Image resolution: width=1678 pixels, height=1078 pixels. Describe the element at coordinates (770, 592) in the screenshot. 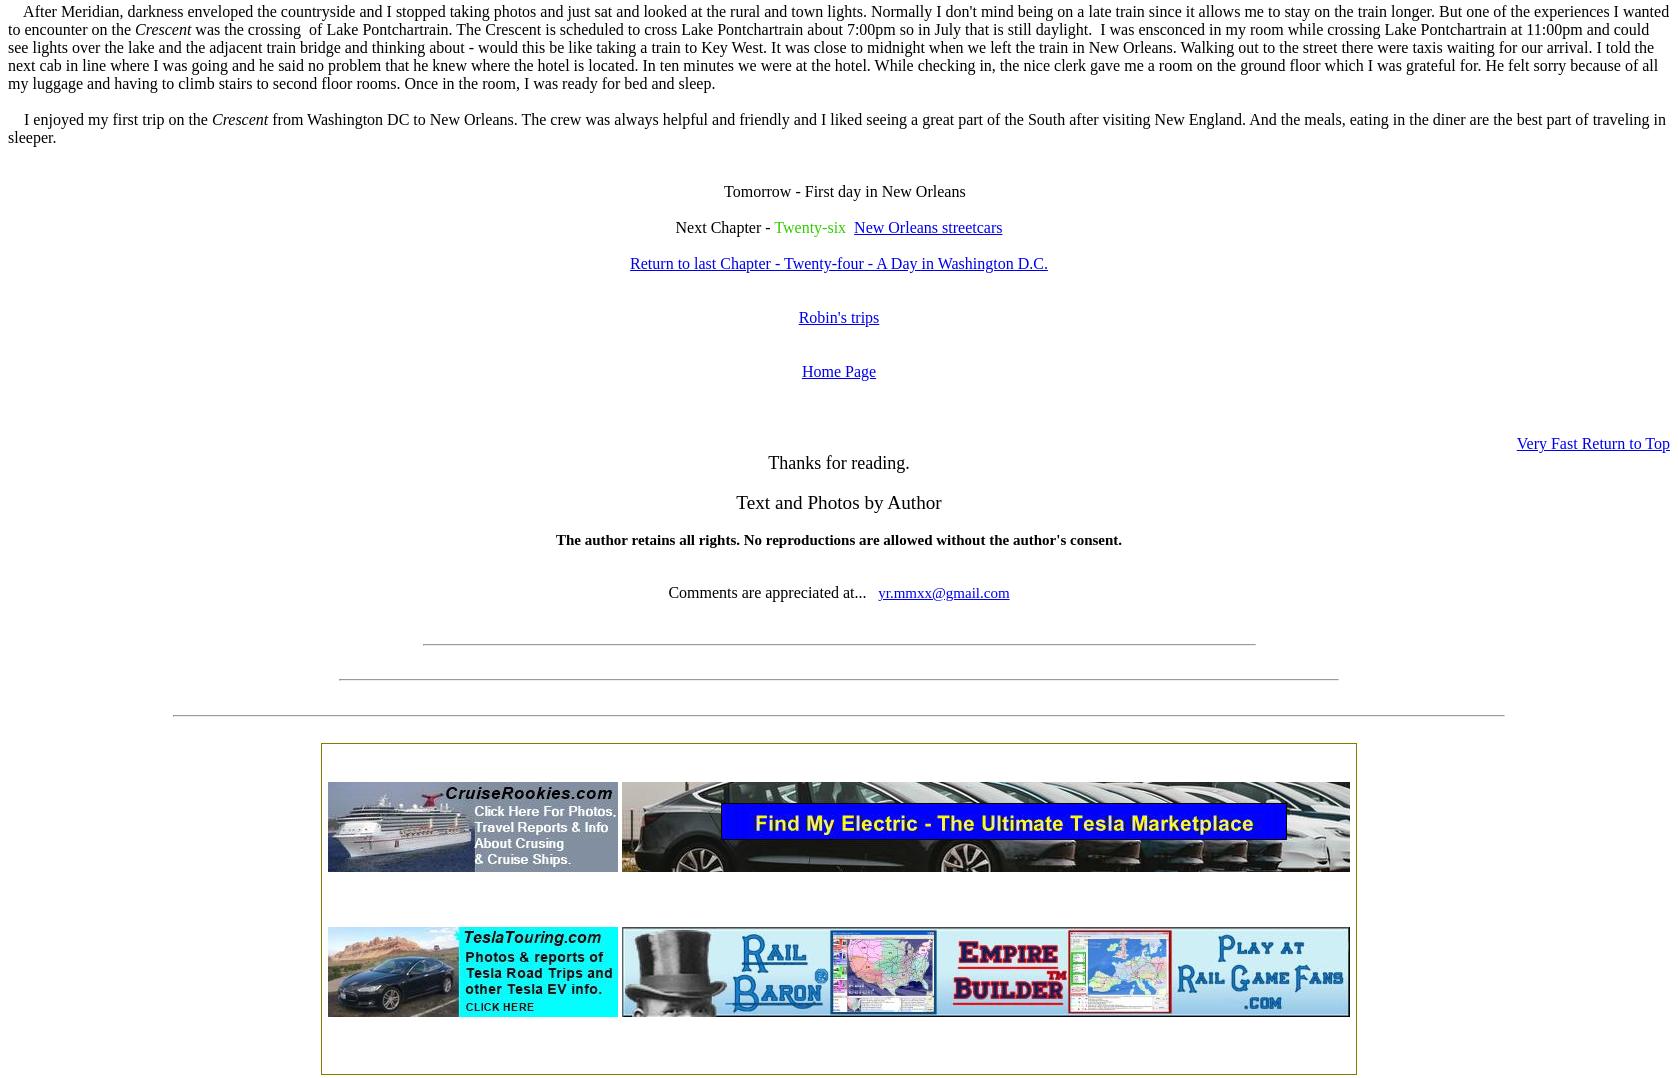

I see `'Comments are appreciated at...'` at that location.